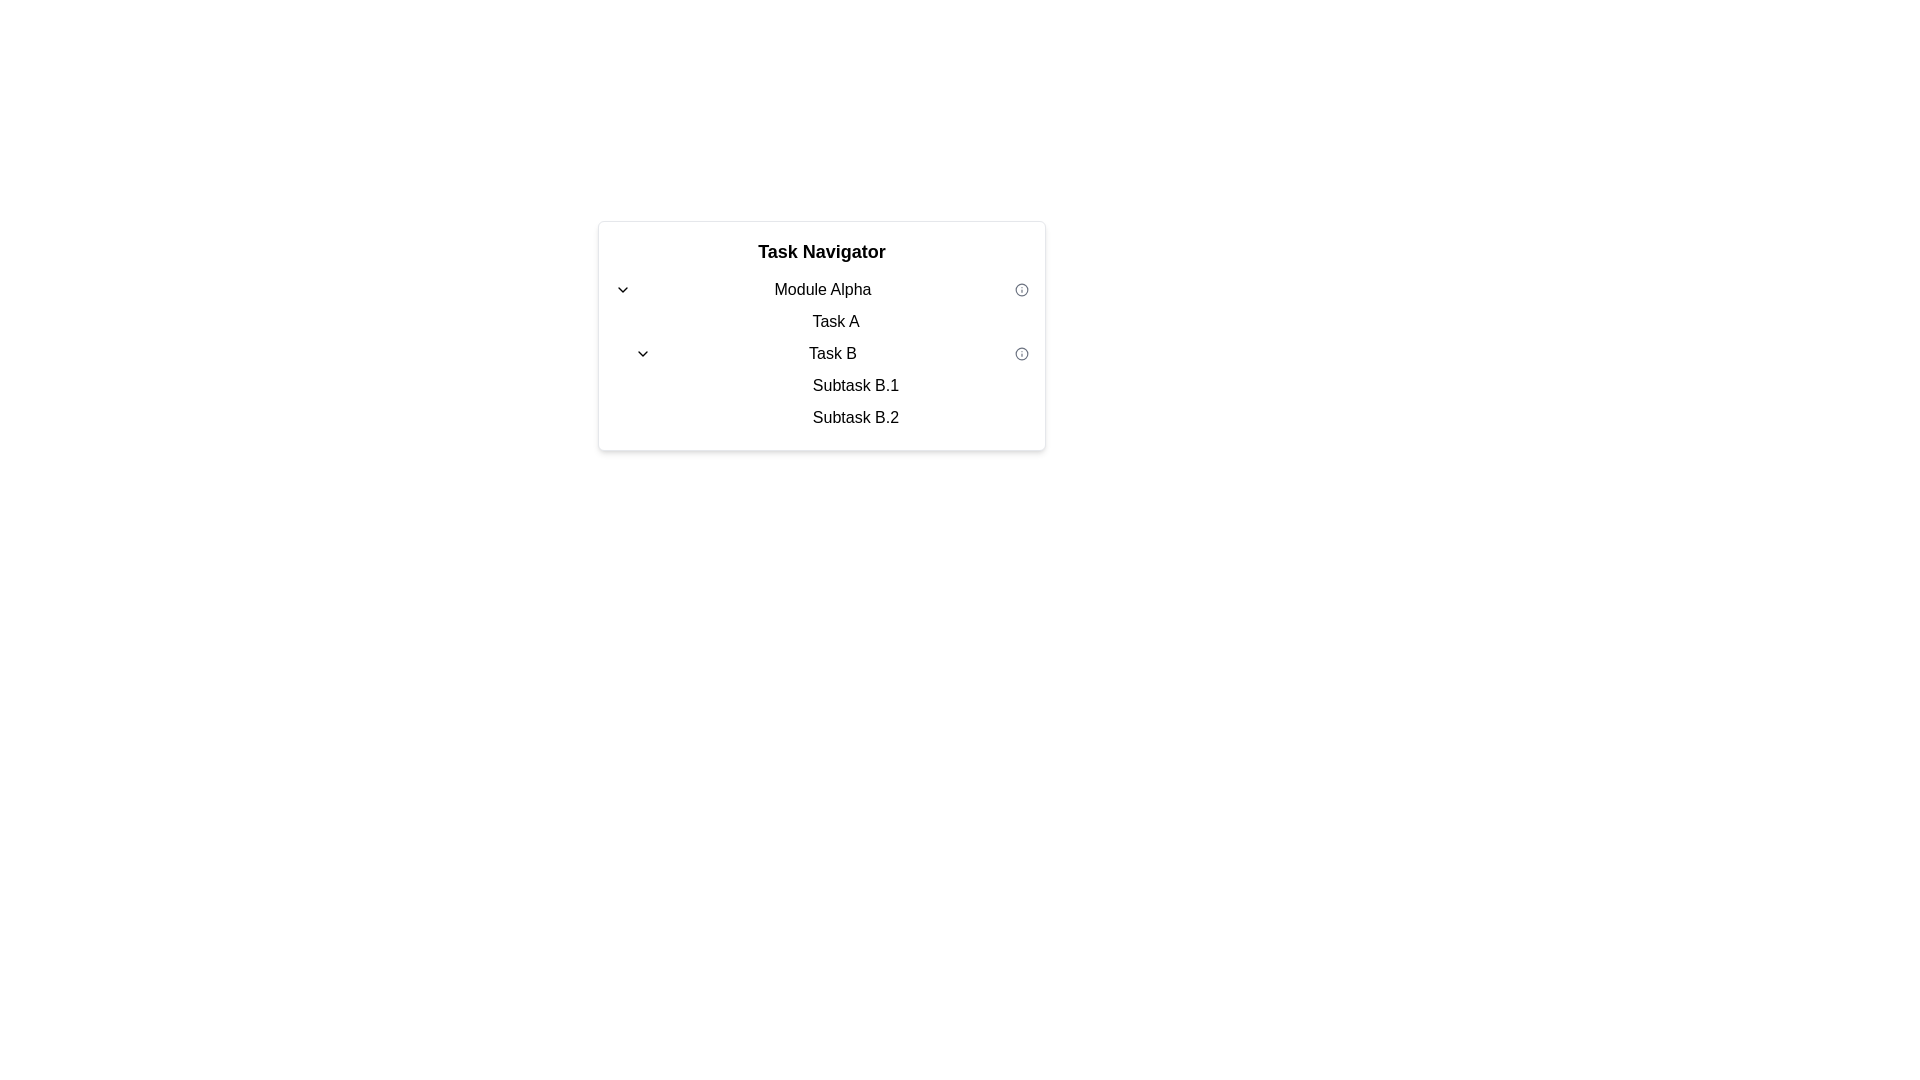  What do you see at coordinates (643, 353) in the screenshot?
I see `the downward-pointing chevron icon located to the left of the text 'Task B' in the 'Task Navigator' interface` at bounding box center [643, 353].